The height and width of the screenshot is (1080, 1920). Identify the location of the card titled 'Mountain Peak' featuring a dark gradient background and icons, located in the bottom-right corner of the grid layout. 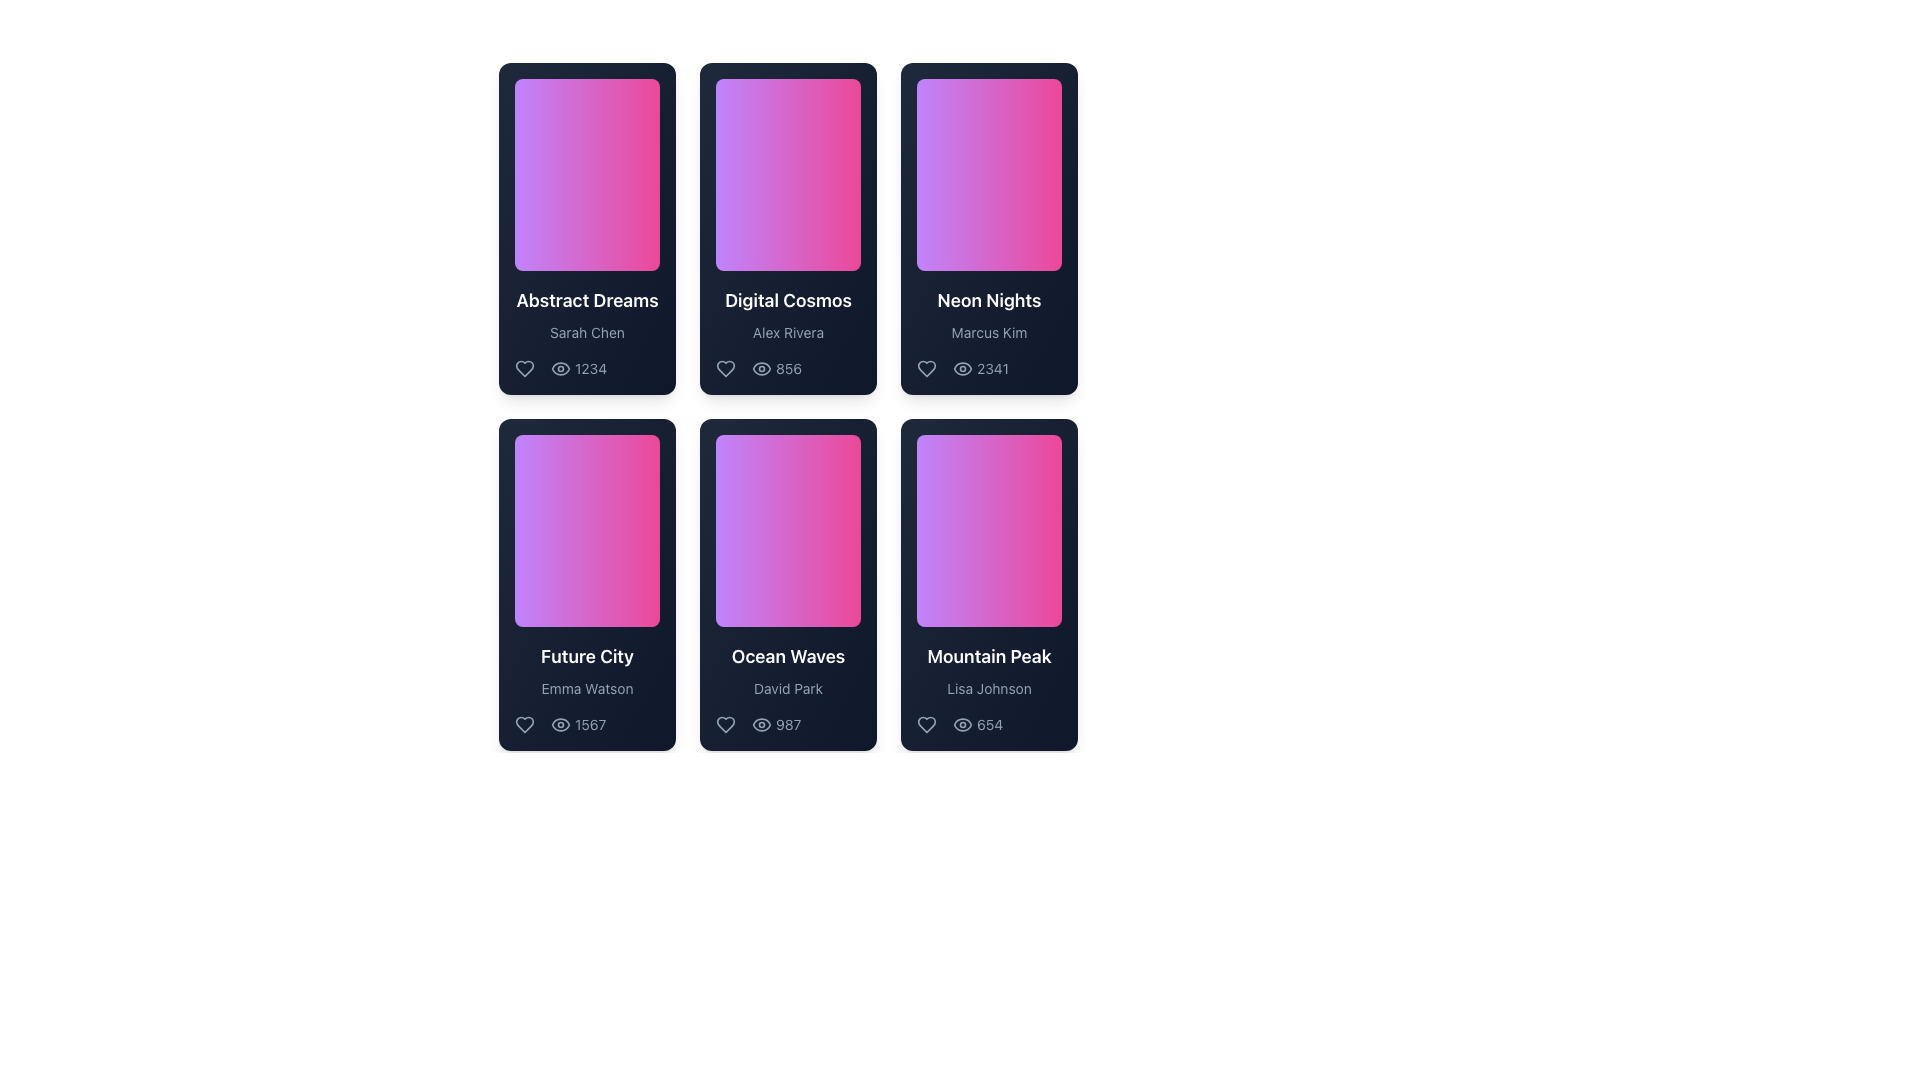
(989, 585).